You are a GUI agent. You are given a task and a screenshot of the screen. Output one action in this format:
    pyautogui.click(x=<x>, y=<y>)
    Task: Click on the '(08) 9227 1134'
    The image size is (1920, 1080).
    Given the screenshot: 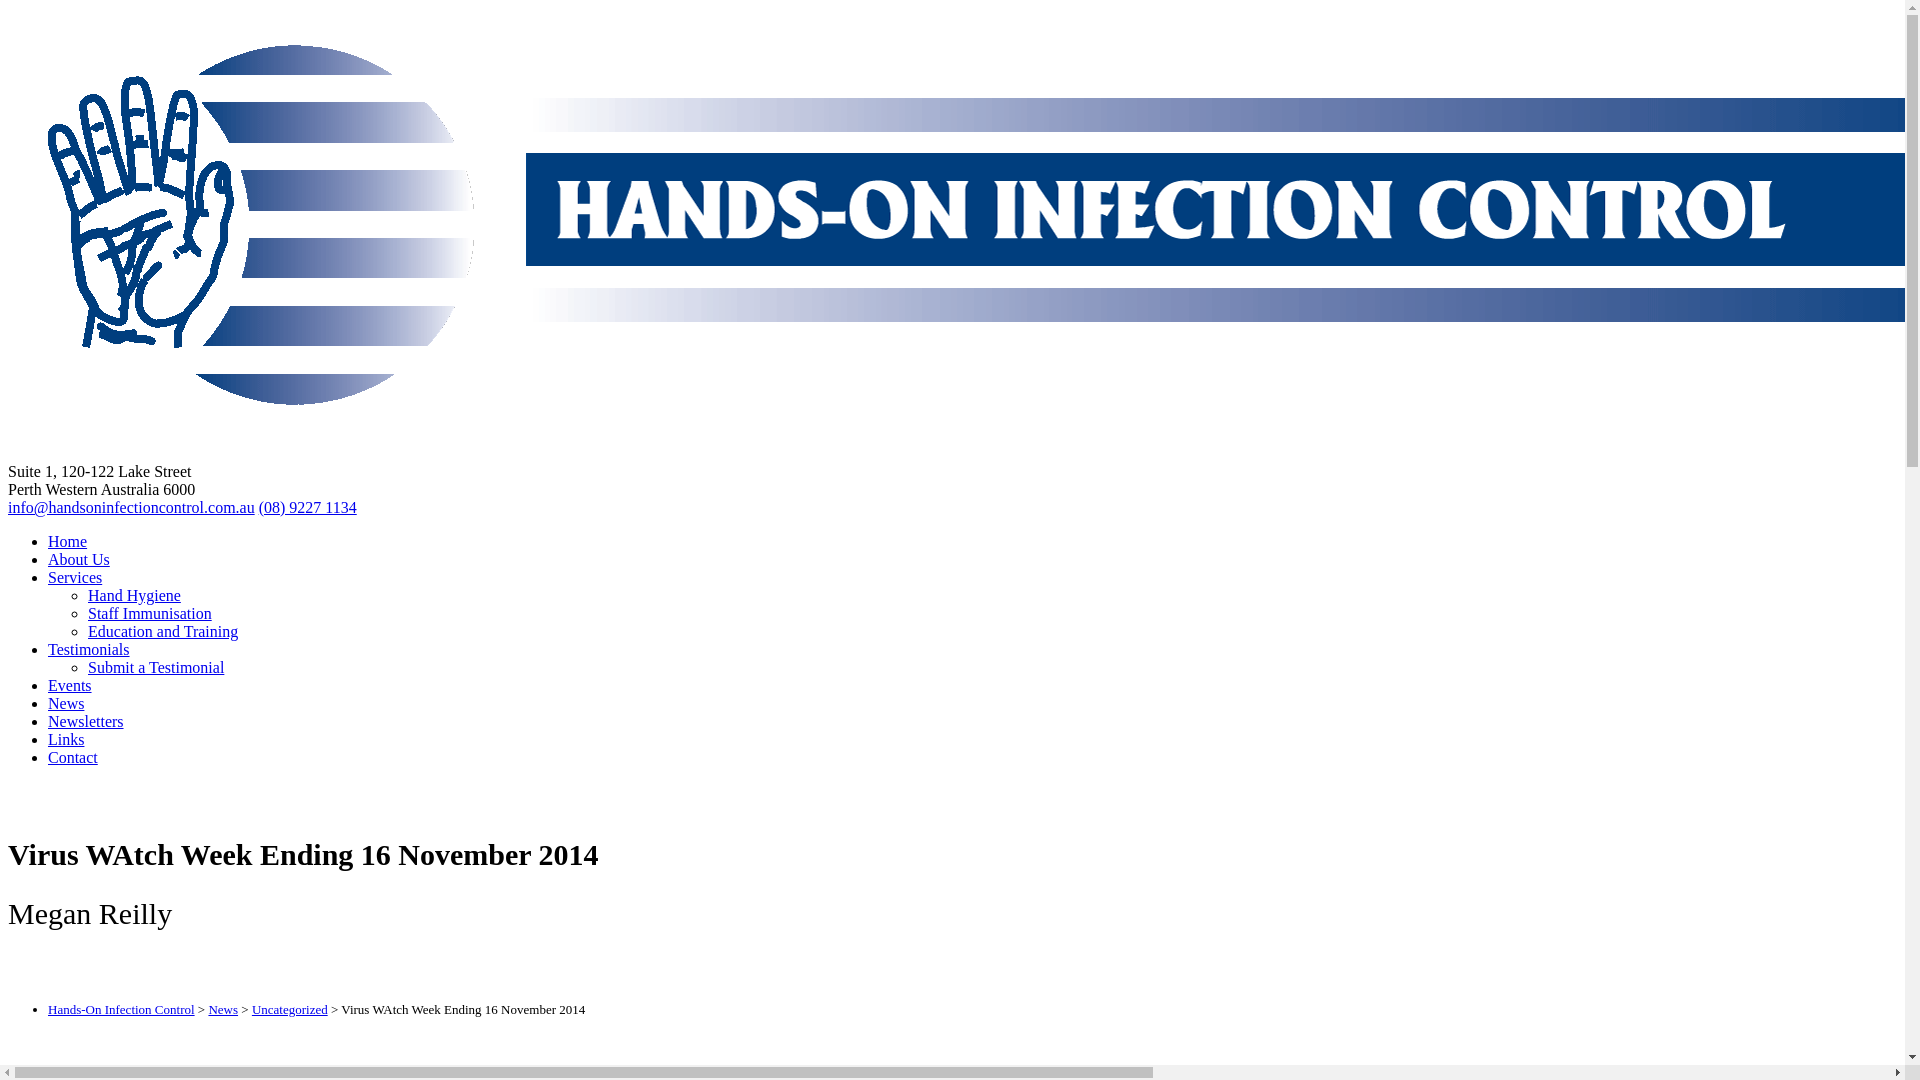 What is the action you would take?
    pyautogui.click(x=306, y=506)
    